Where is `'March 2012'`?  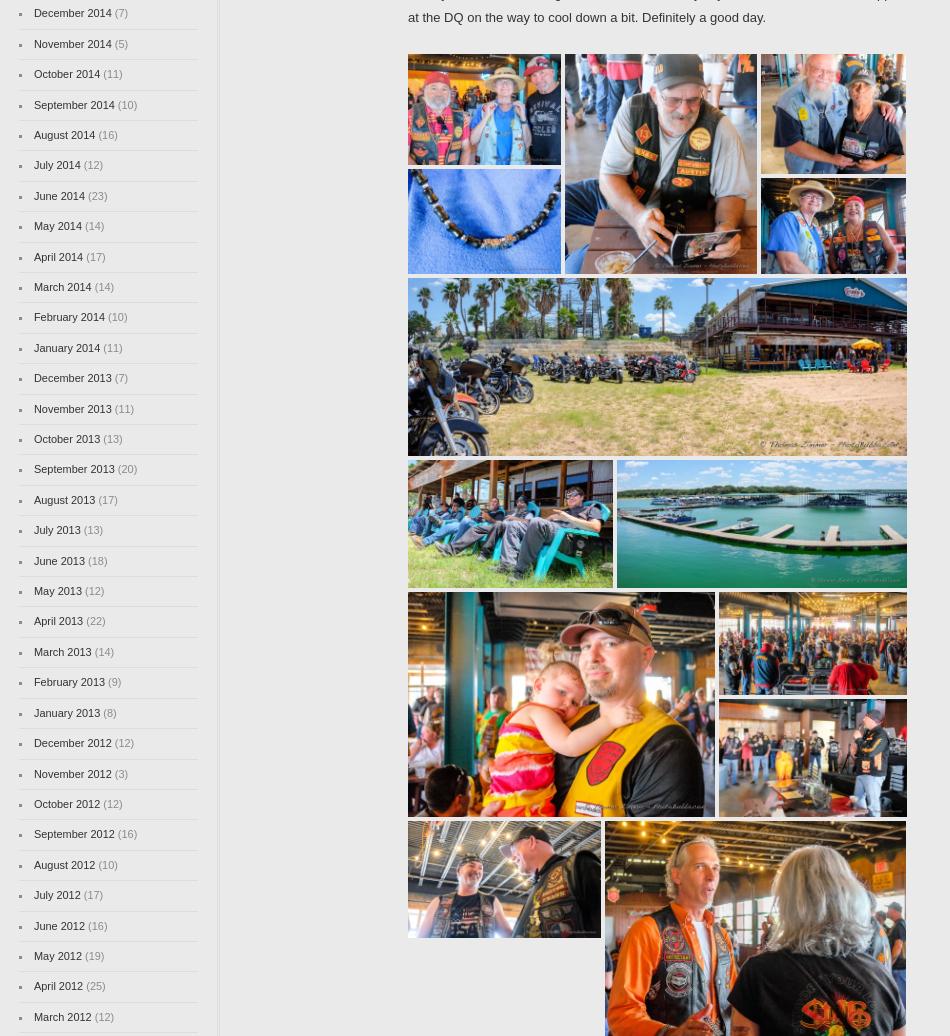 'March 2012' is located at coordinates (62, 1016).